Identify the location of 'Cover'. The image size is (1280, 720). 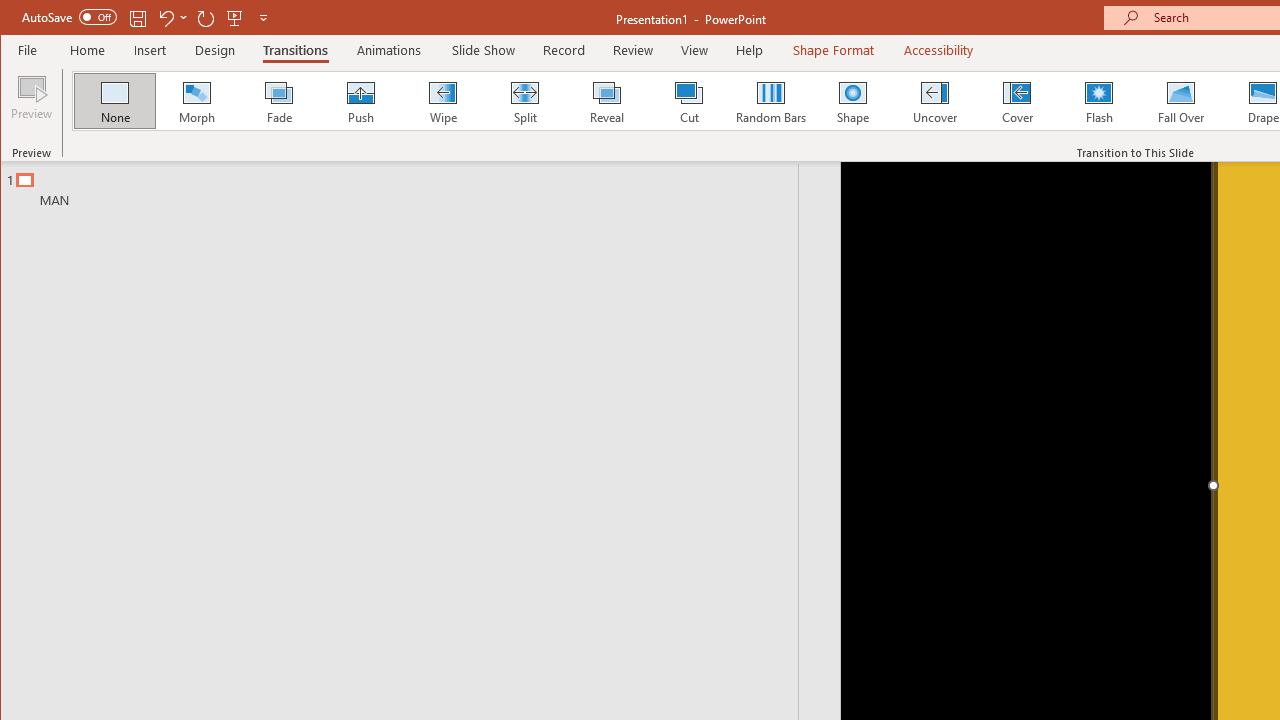
(1016, 100).